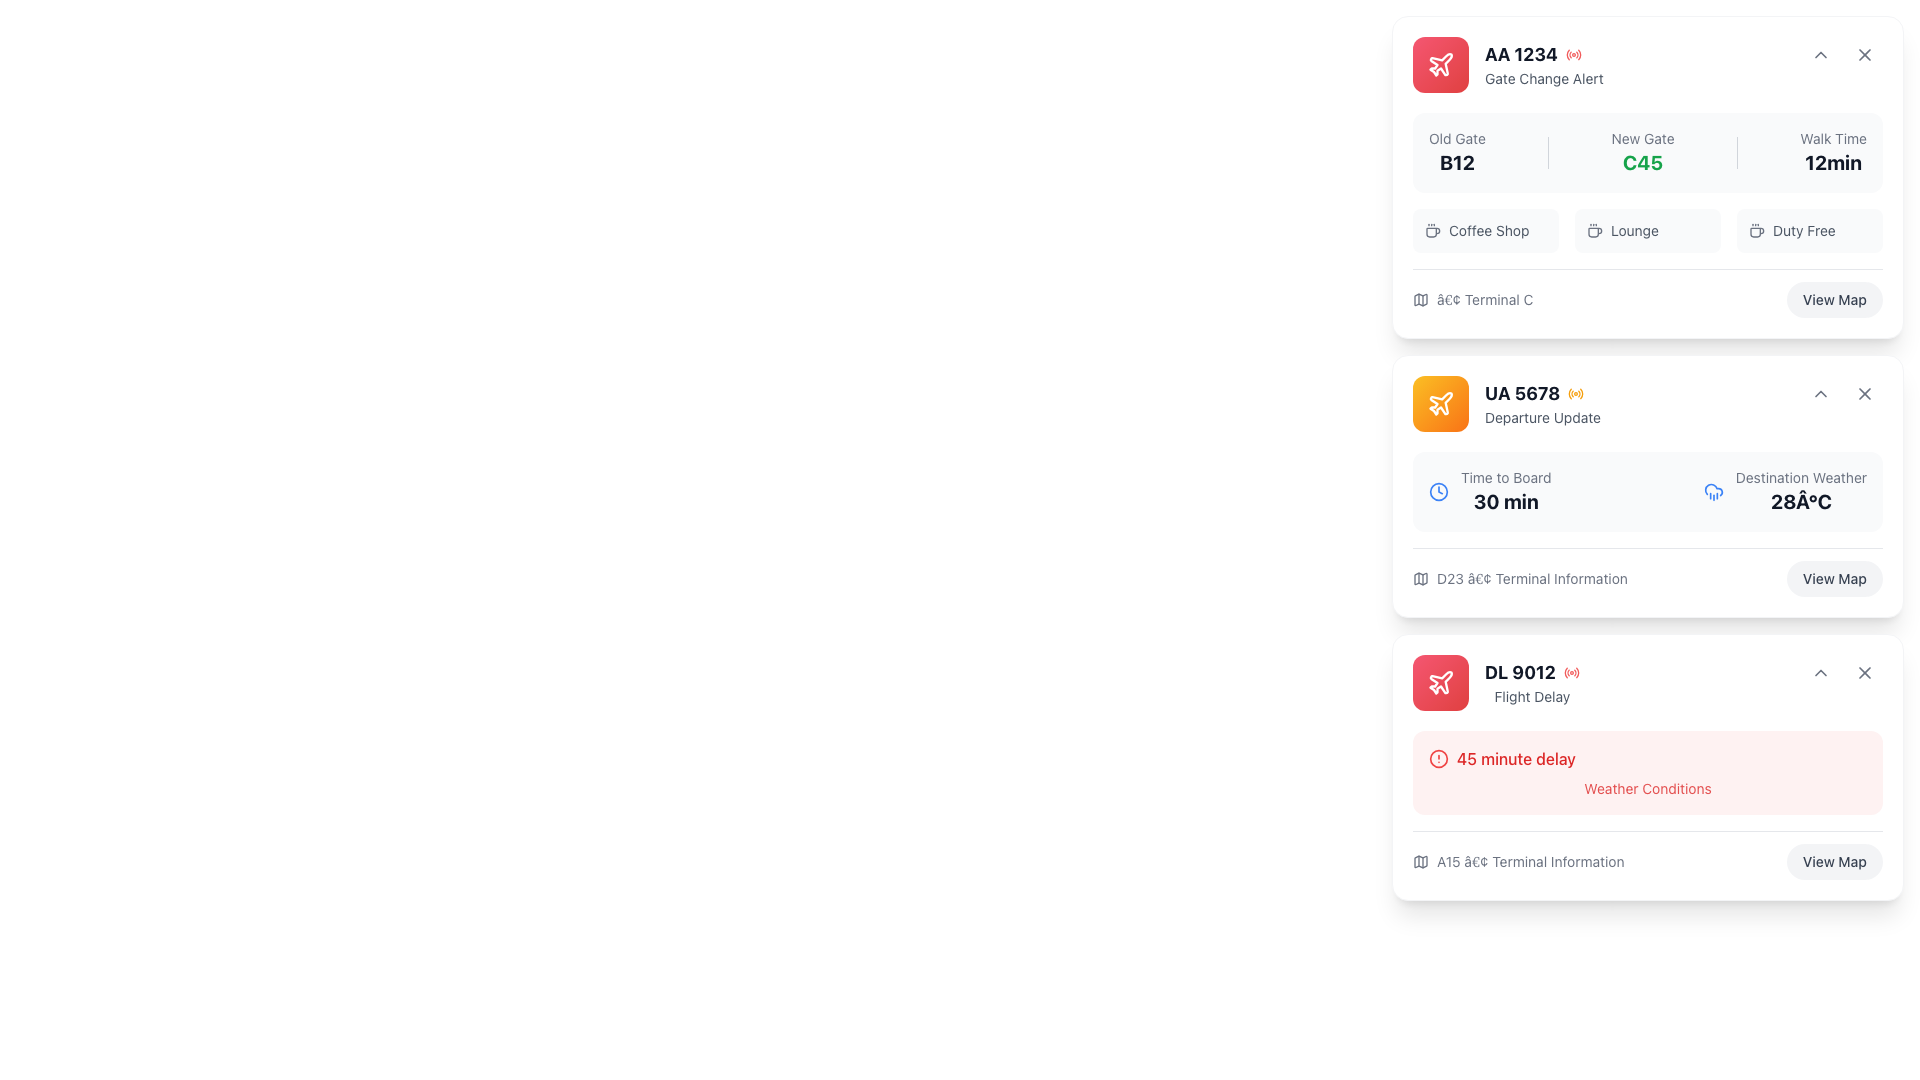 This screenshot has height=1080, width=1920. Describe the element at coordinates (1520, 578) in the screenshot. I see `the text with icon stating 'D23 • Terminal Information', which is positioned in the bottom-left corner of the 'UA 5678 Departure Update' card, just above the 'View Map' button` at that location.